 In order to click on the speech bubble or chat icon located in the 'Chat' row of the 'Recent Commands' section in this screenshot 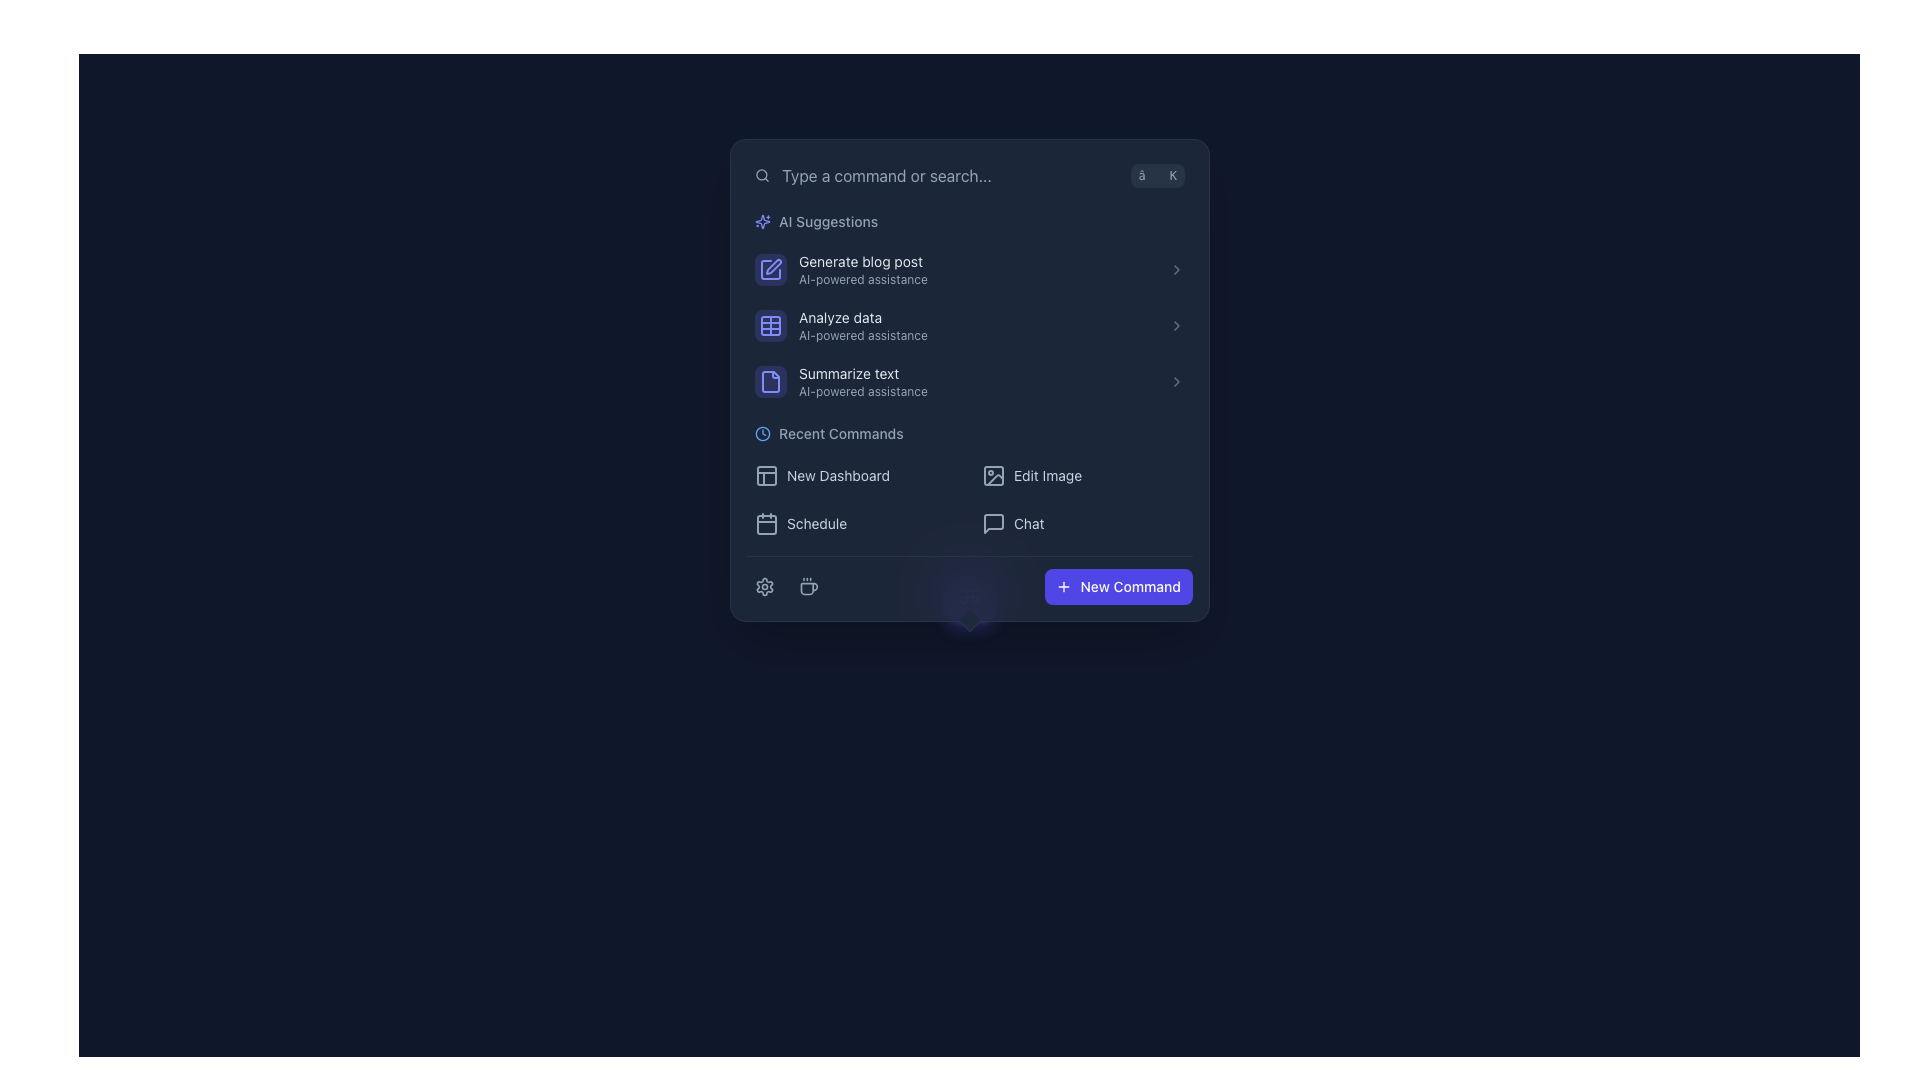, I will do `click(993, 523)`.